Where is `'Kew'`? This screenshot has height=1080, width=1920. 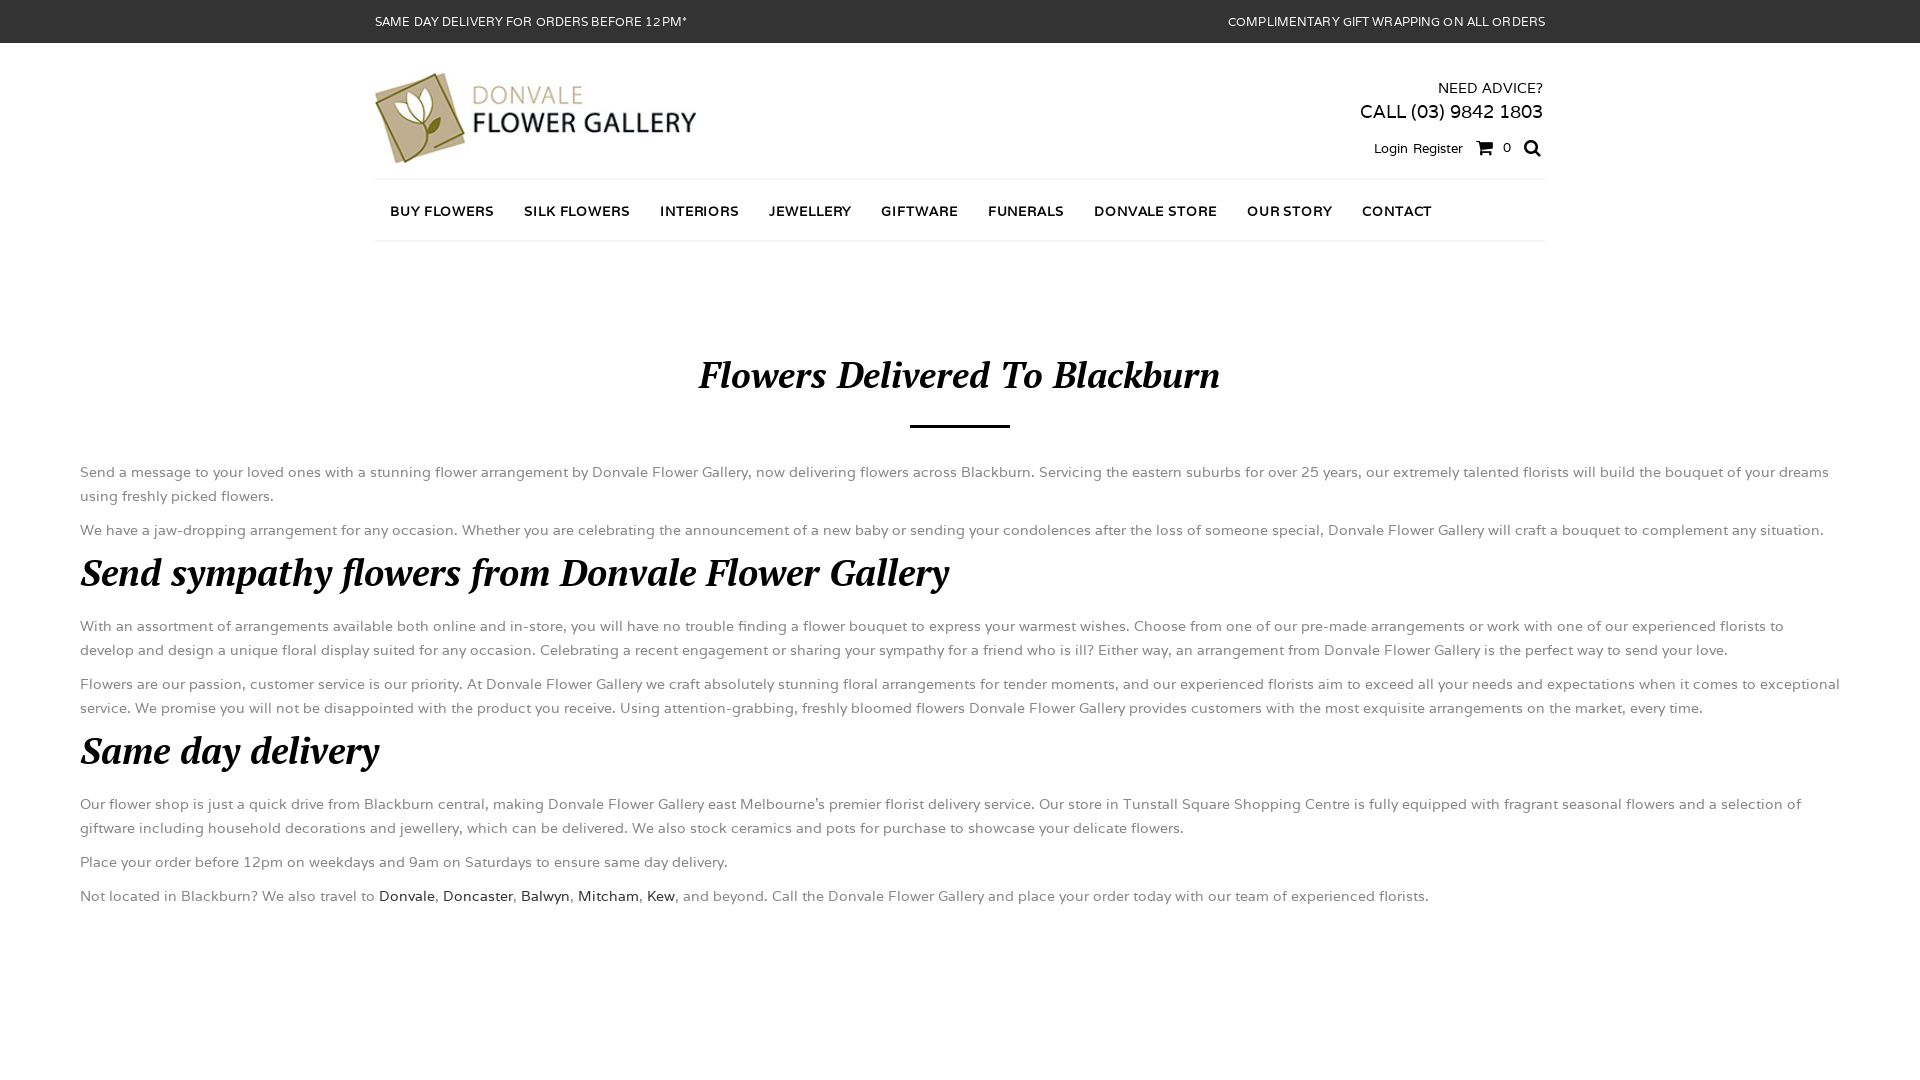
'Kew' is located at coordinates (661, 894).